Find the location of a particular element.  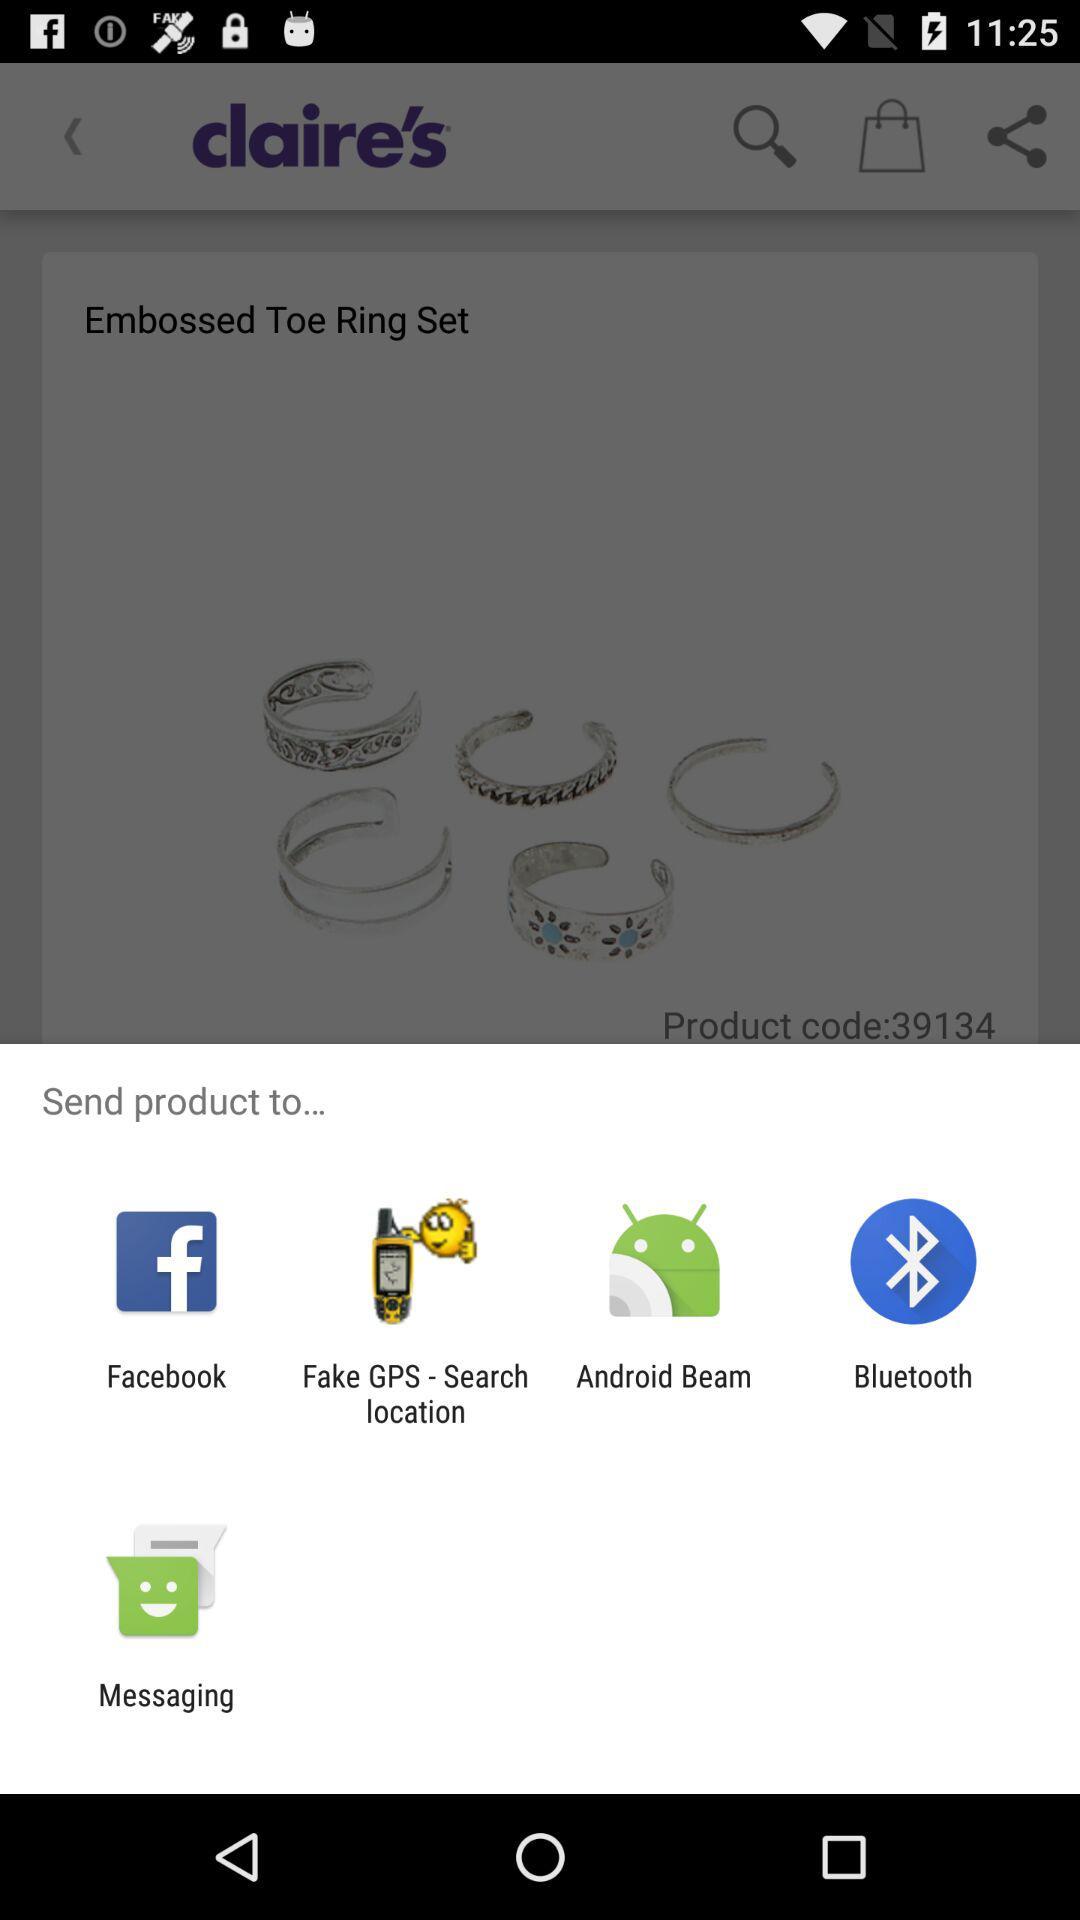

the app to the right of android beam item is located at coordinates (913, 1392).